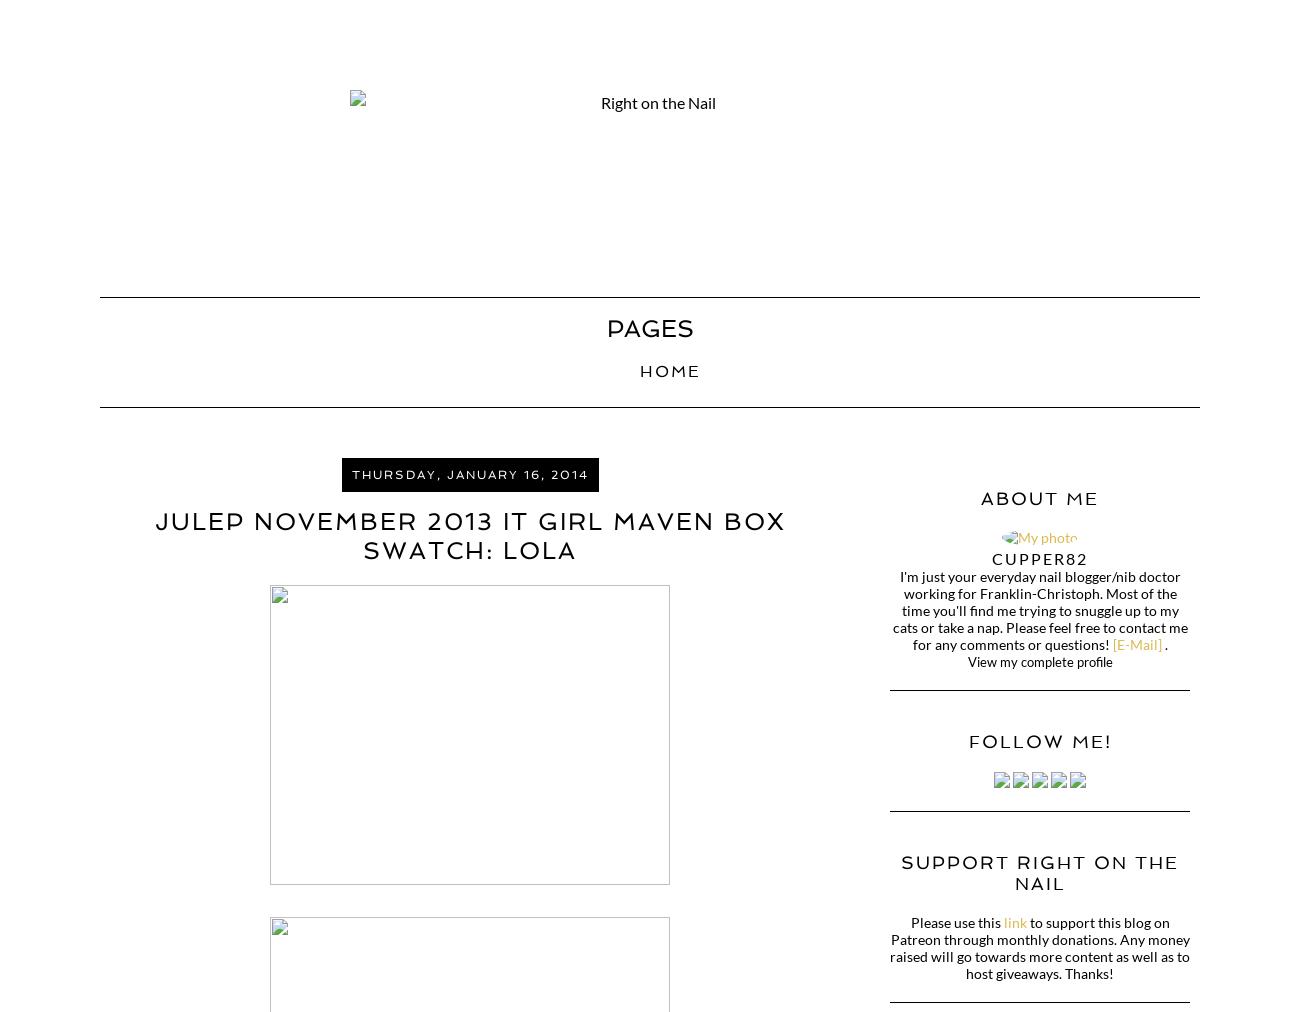  Describe the element at coordinates (1040, 948) in the screenshot. I see `'to support this blog on Patreon through monthly donations. Any money raised will go towards more content as well as to host giveaways. Thanks!'` at that location.